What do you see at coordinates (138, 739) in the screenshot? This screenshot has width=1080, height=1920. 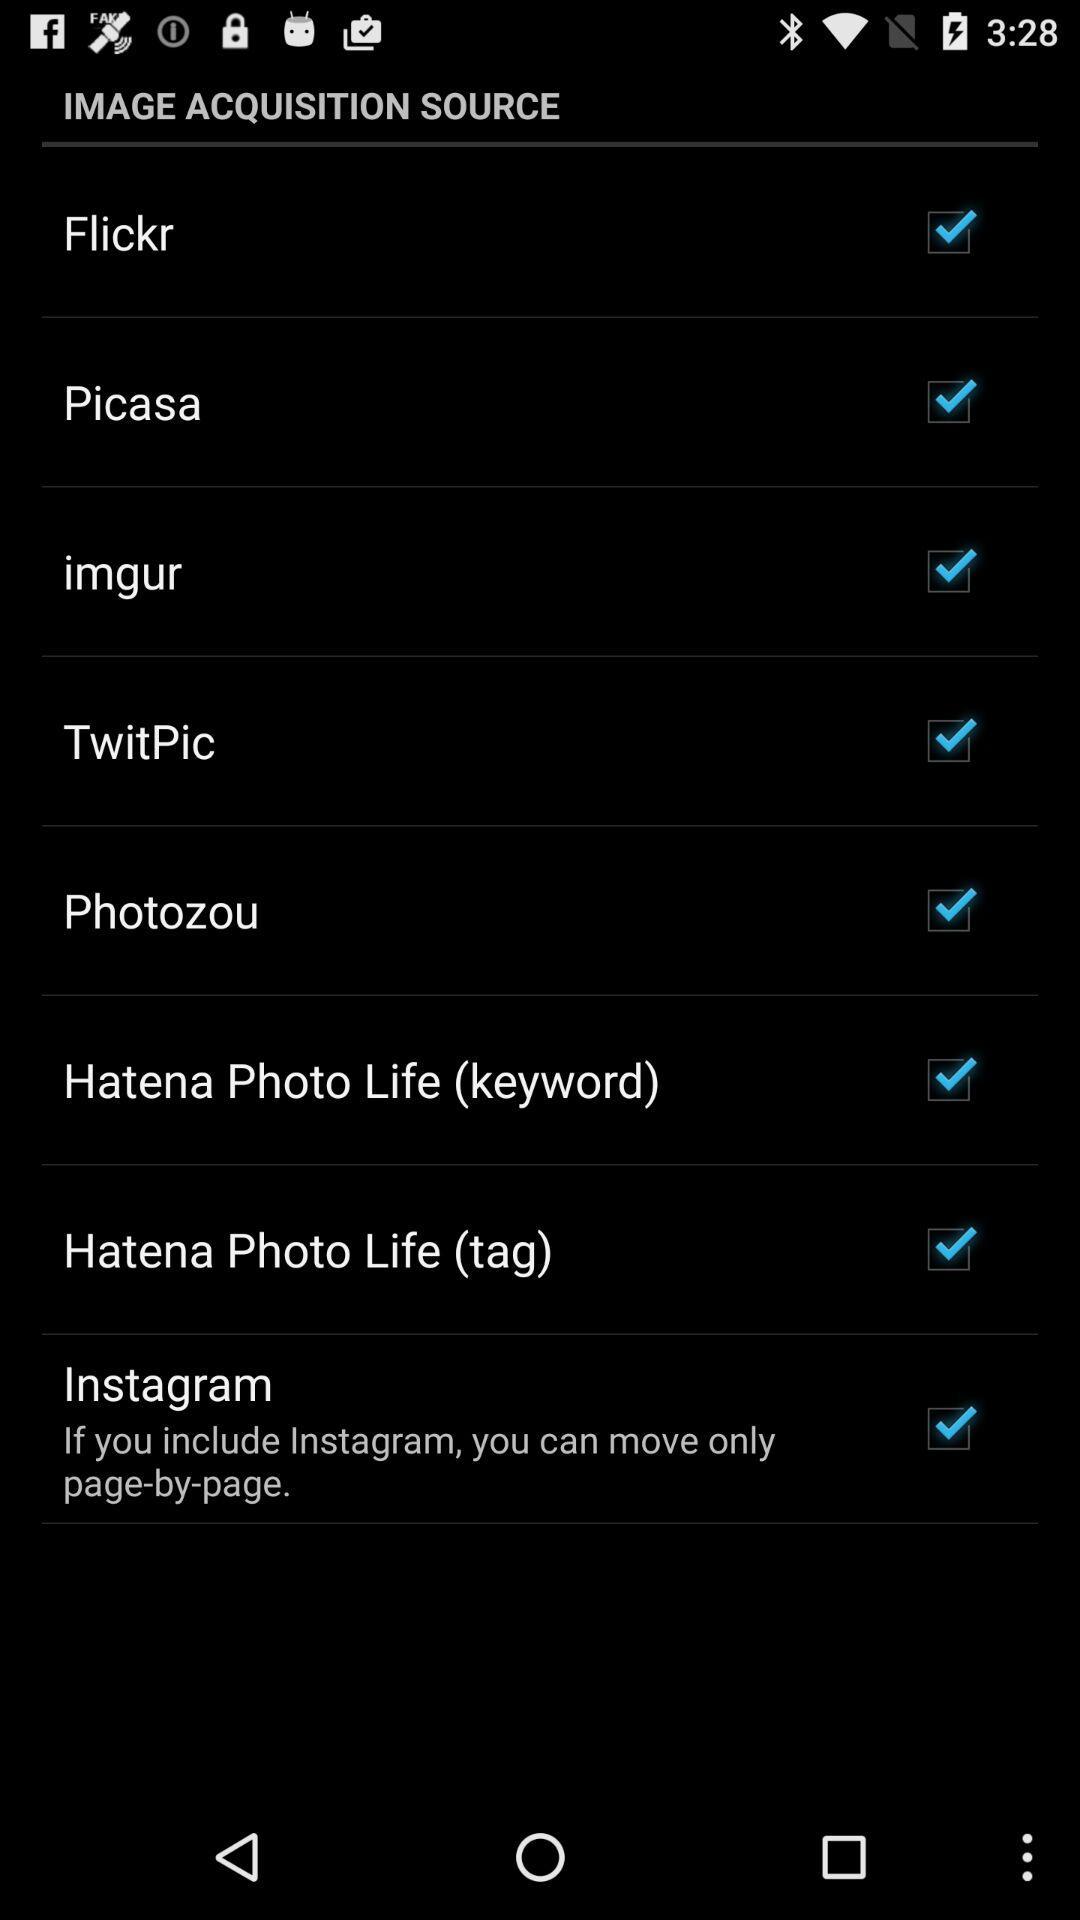 I see `app below imgur item` at bounding box center [138, 739].